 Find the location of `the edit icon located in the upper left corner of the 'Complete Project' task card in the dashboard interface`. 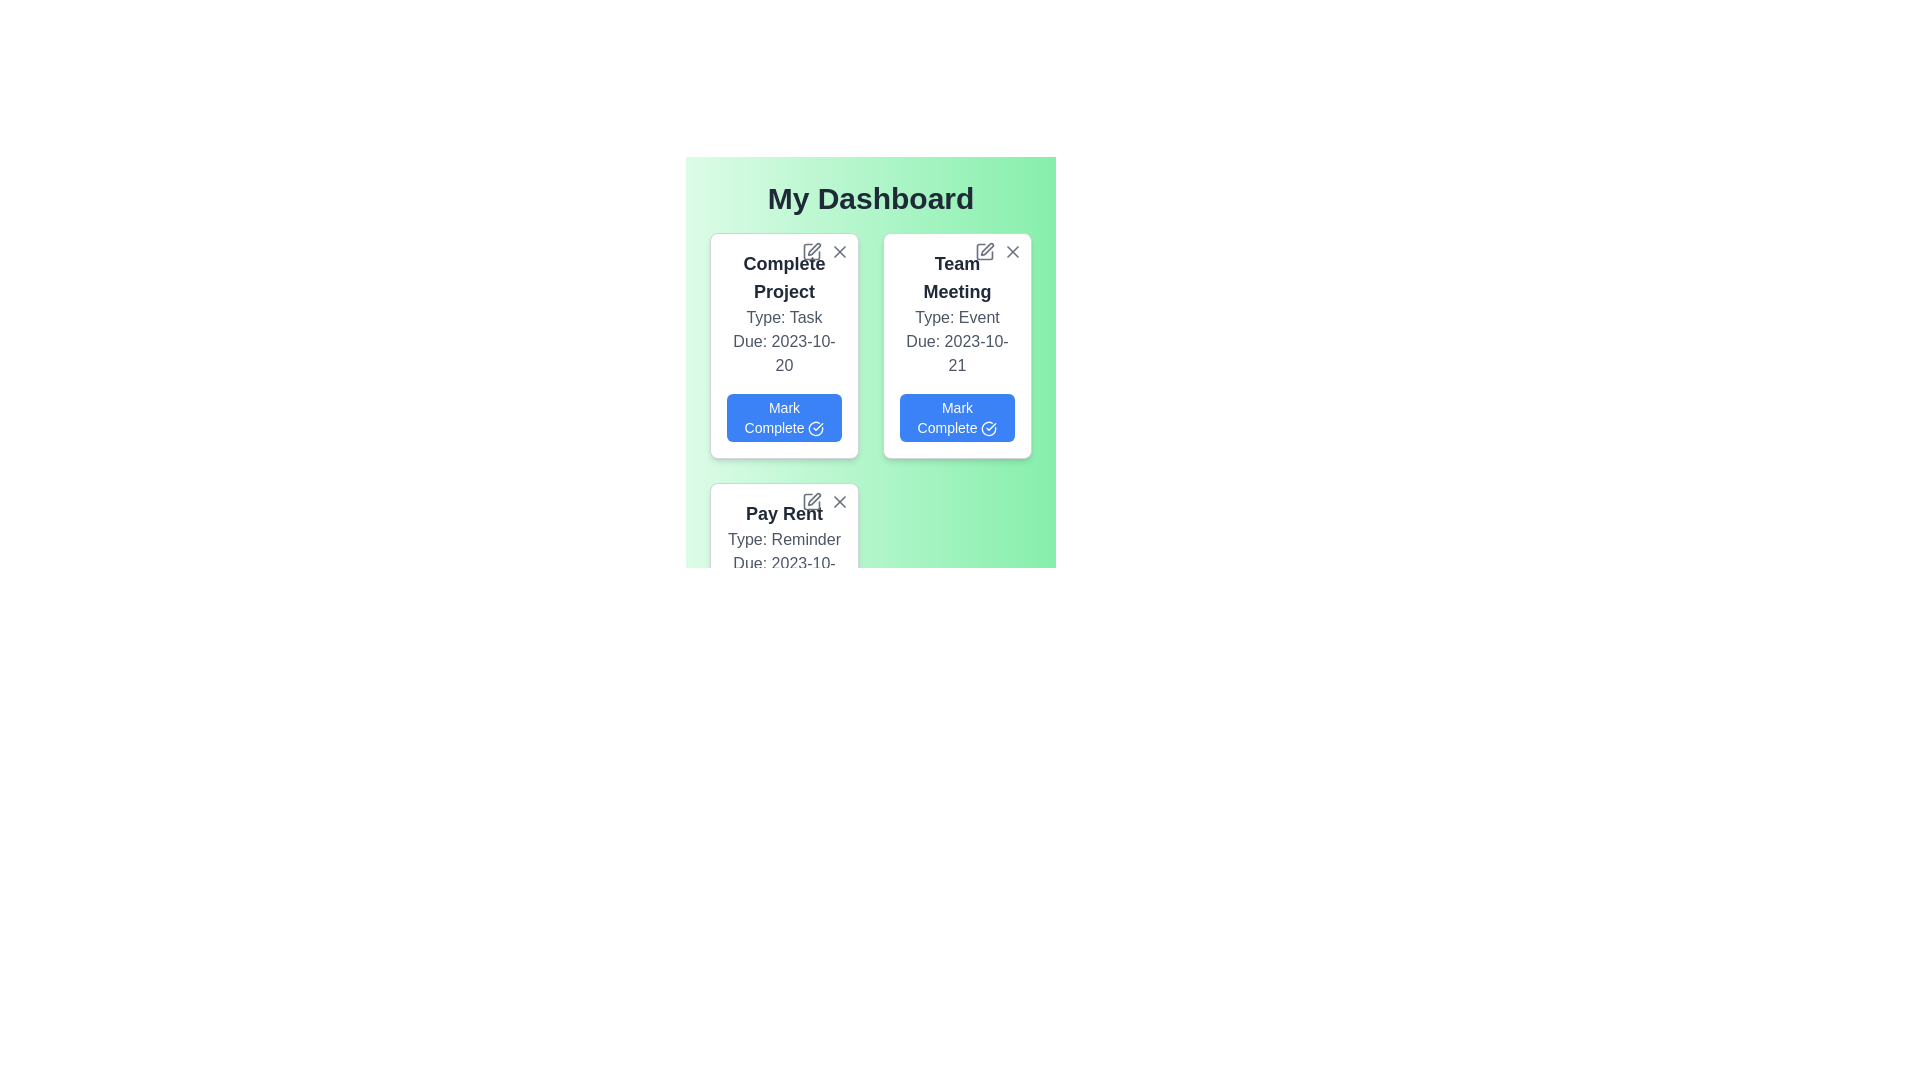

the edit icon located in the upper left corner of the 'Complete Project' task card in the dashboard interface is located at coordinates (811, 250).